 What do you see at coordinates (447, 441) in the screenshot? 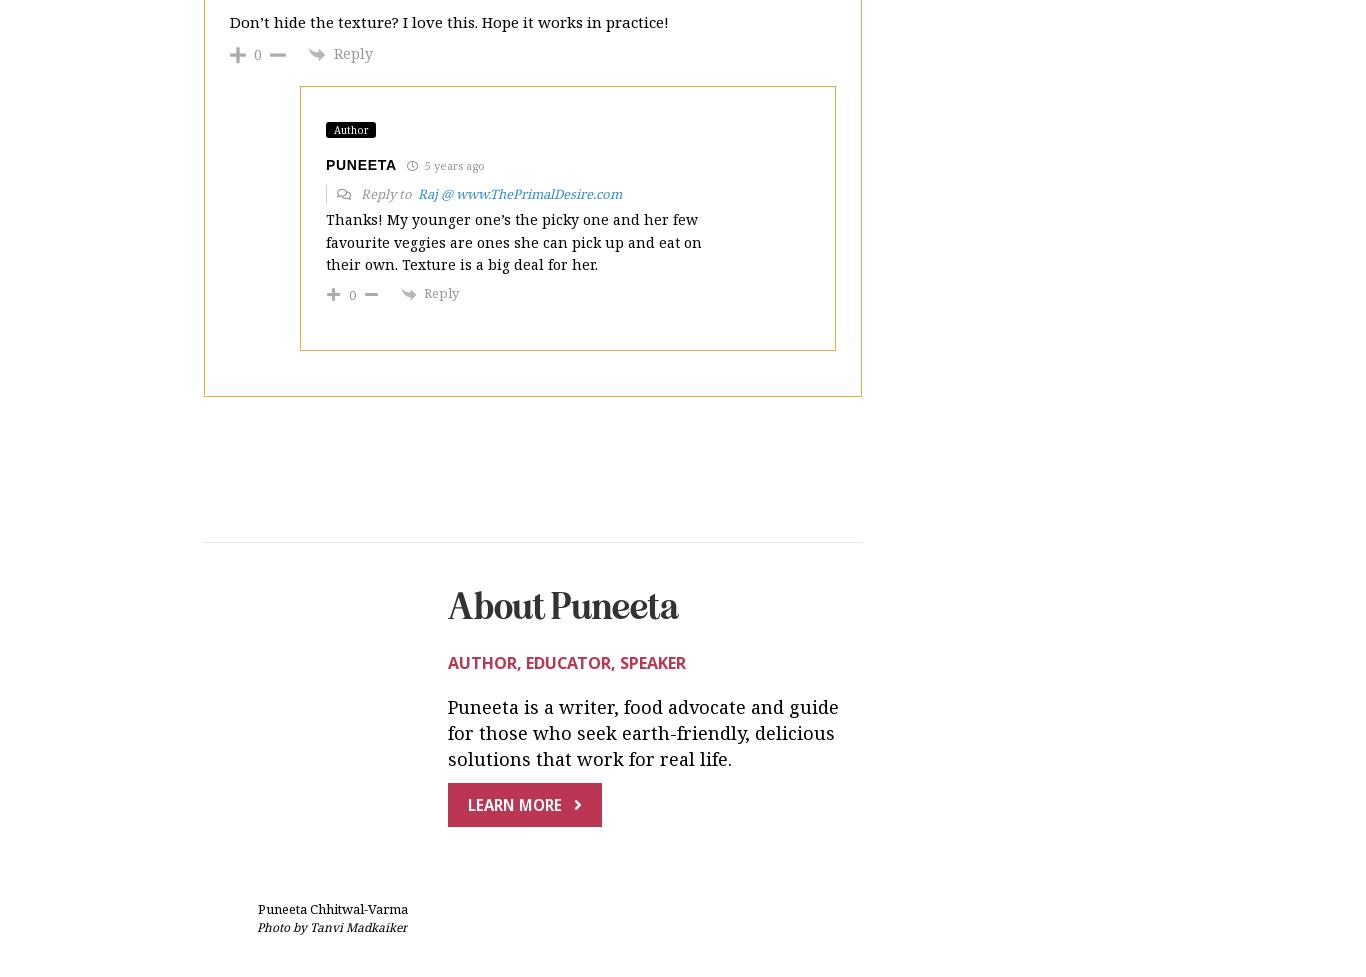
I see `'About Puneeta'` at bounding box center [447, 441].